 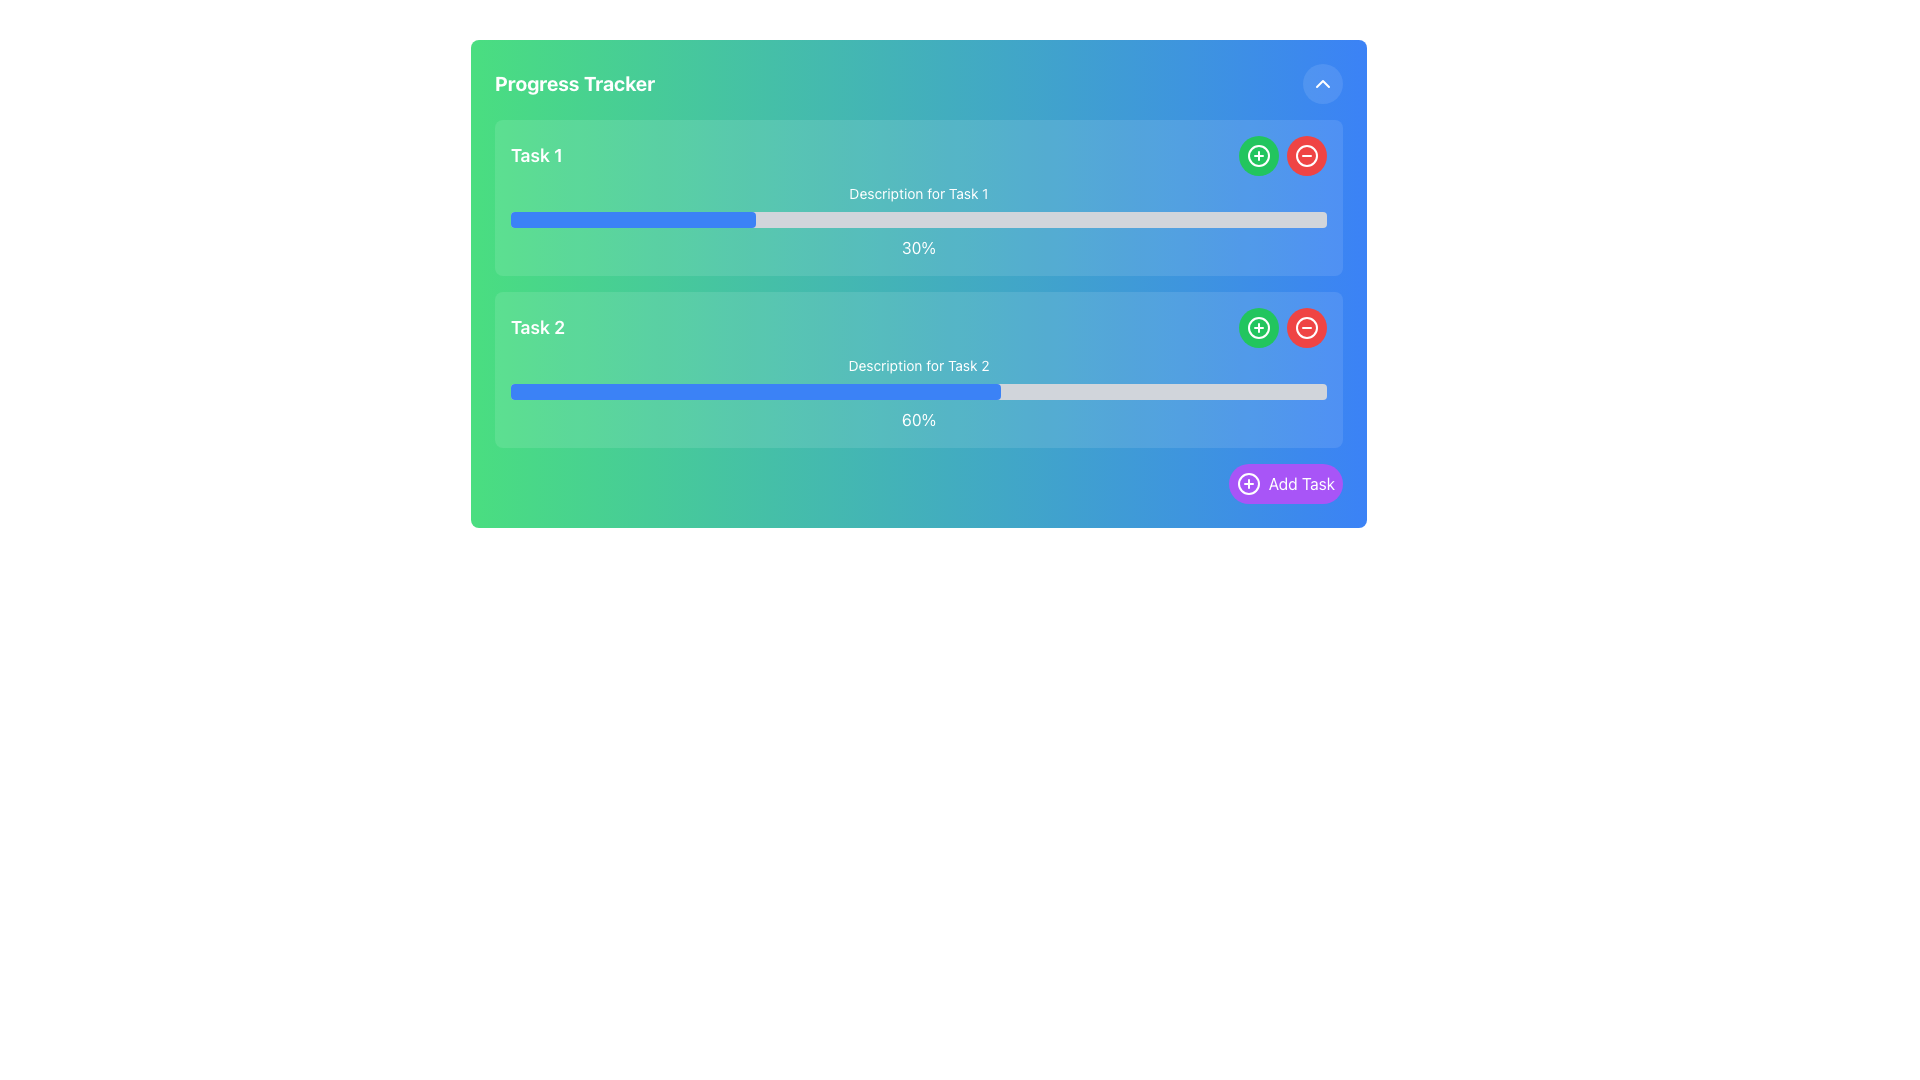 What do you see at coordinates (1257, 326) in the screenshot?
I see `the green circular button with a white plus icon` at bounding box center [1257, 326].